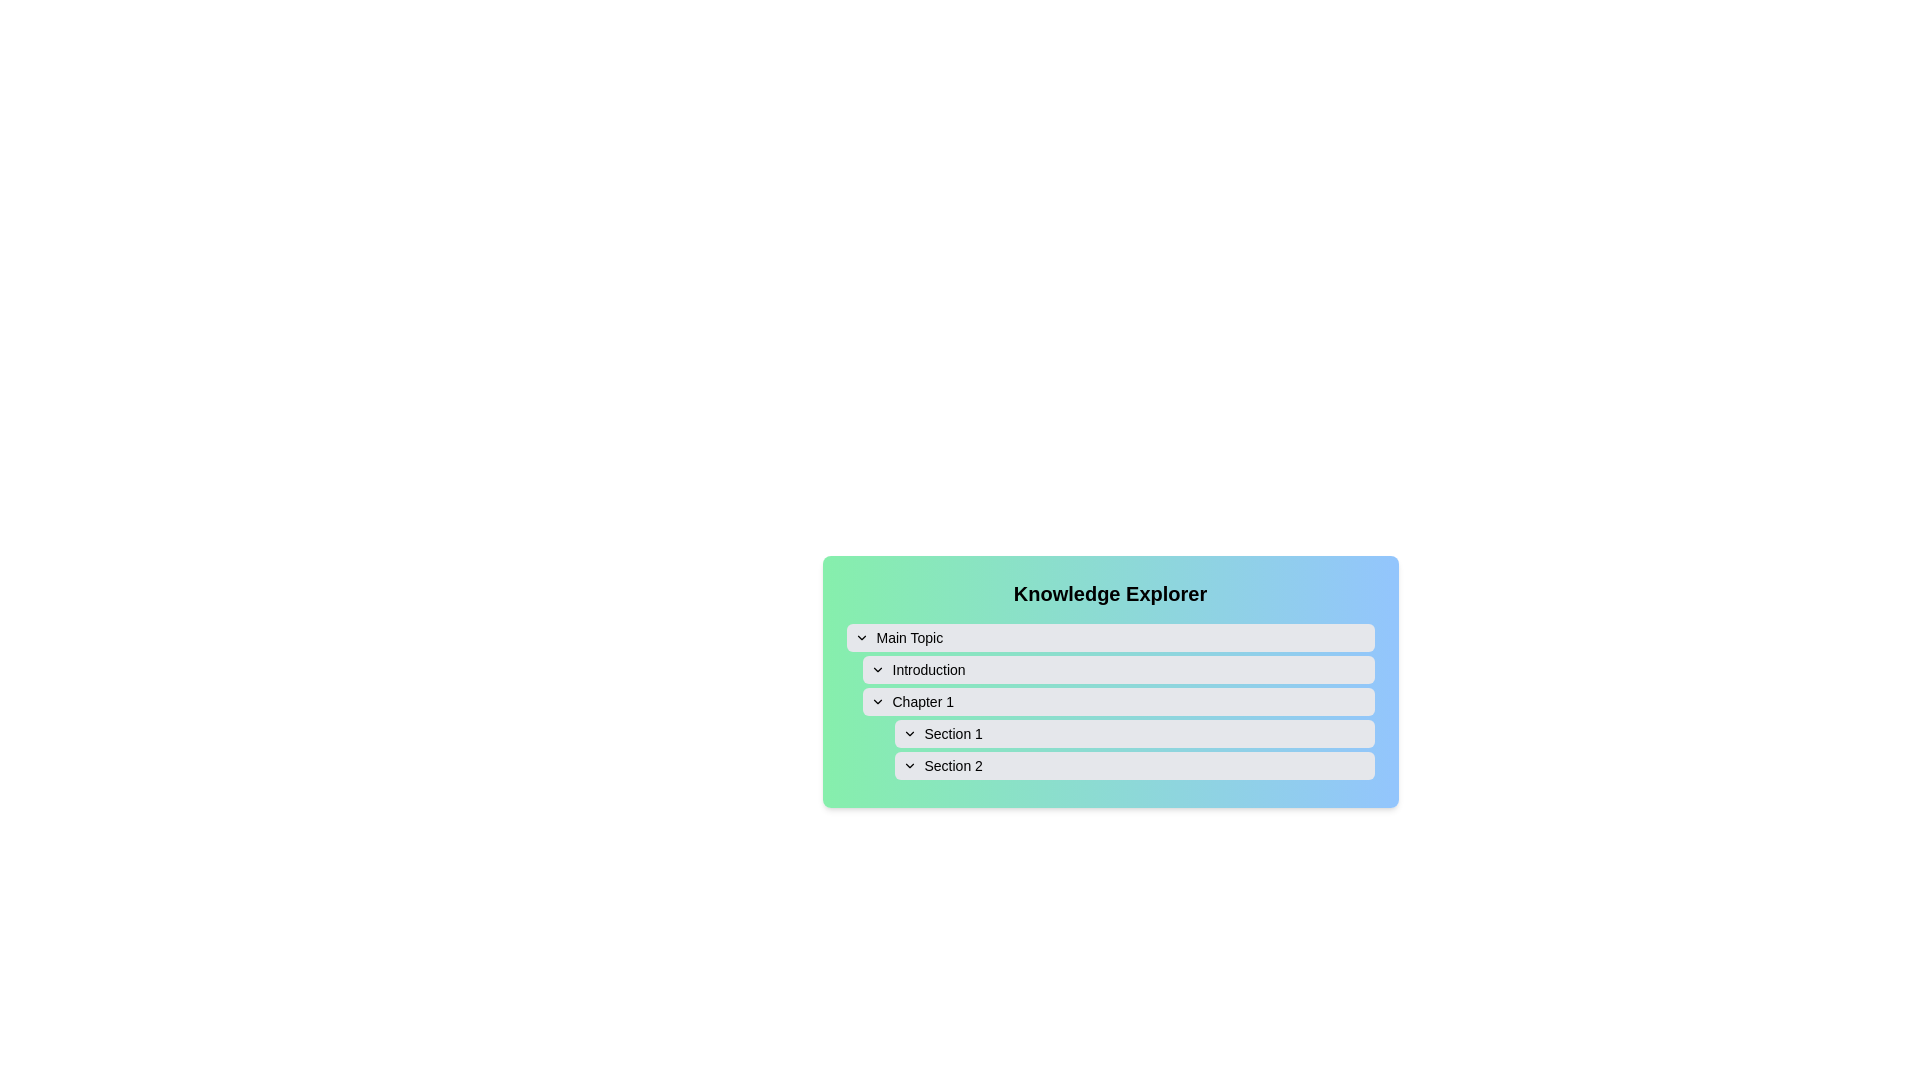 The image size is (1920, 1080). Describe the element at coordinates (952, 733) in the screenshot. I see `the text label that signifies the title of the corresponding section in the hierarchical view under 'Chapter 1', located adjacent to an arrow icon` at that location.